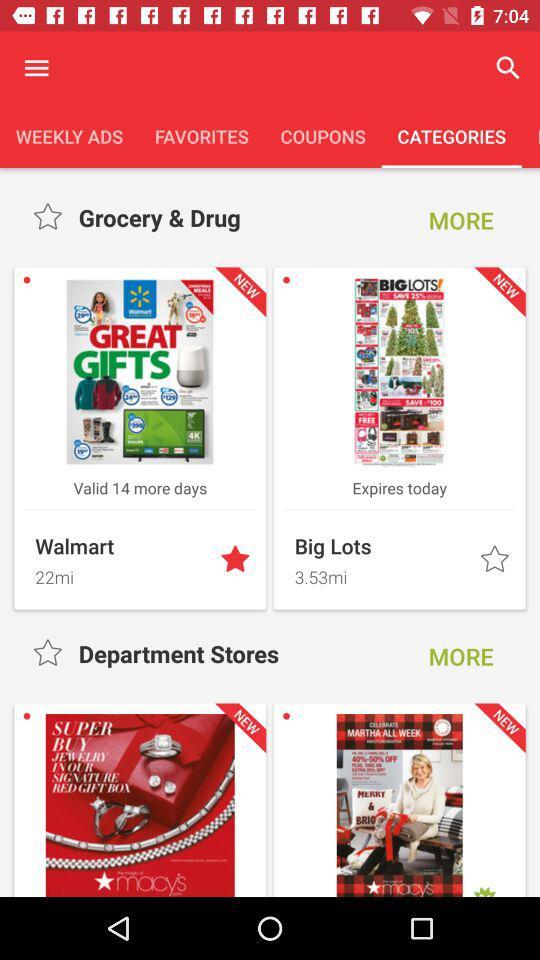 The width and height of the screenshot is (540, 960). Describe the element at coordinates (49, 217) in the screenshot. I see `your shopping department` at that location.